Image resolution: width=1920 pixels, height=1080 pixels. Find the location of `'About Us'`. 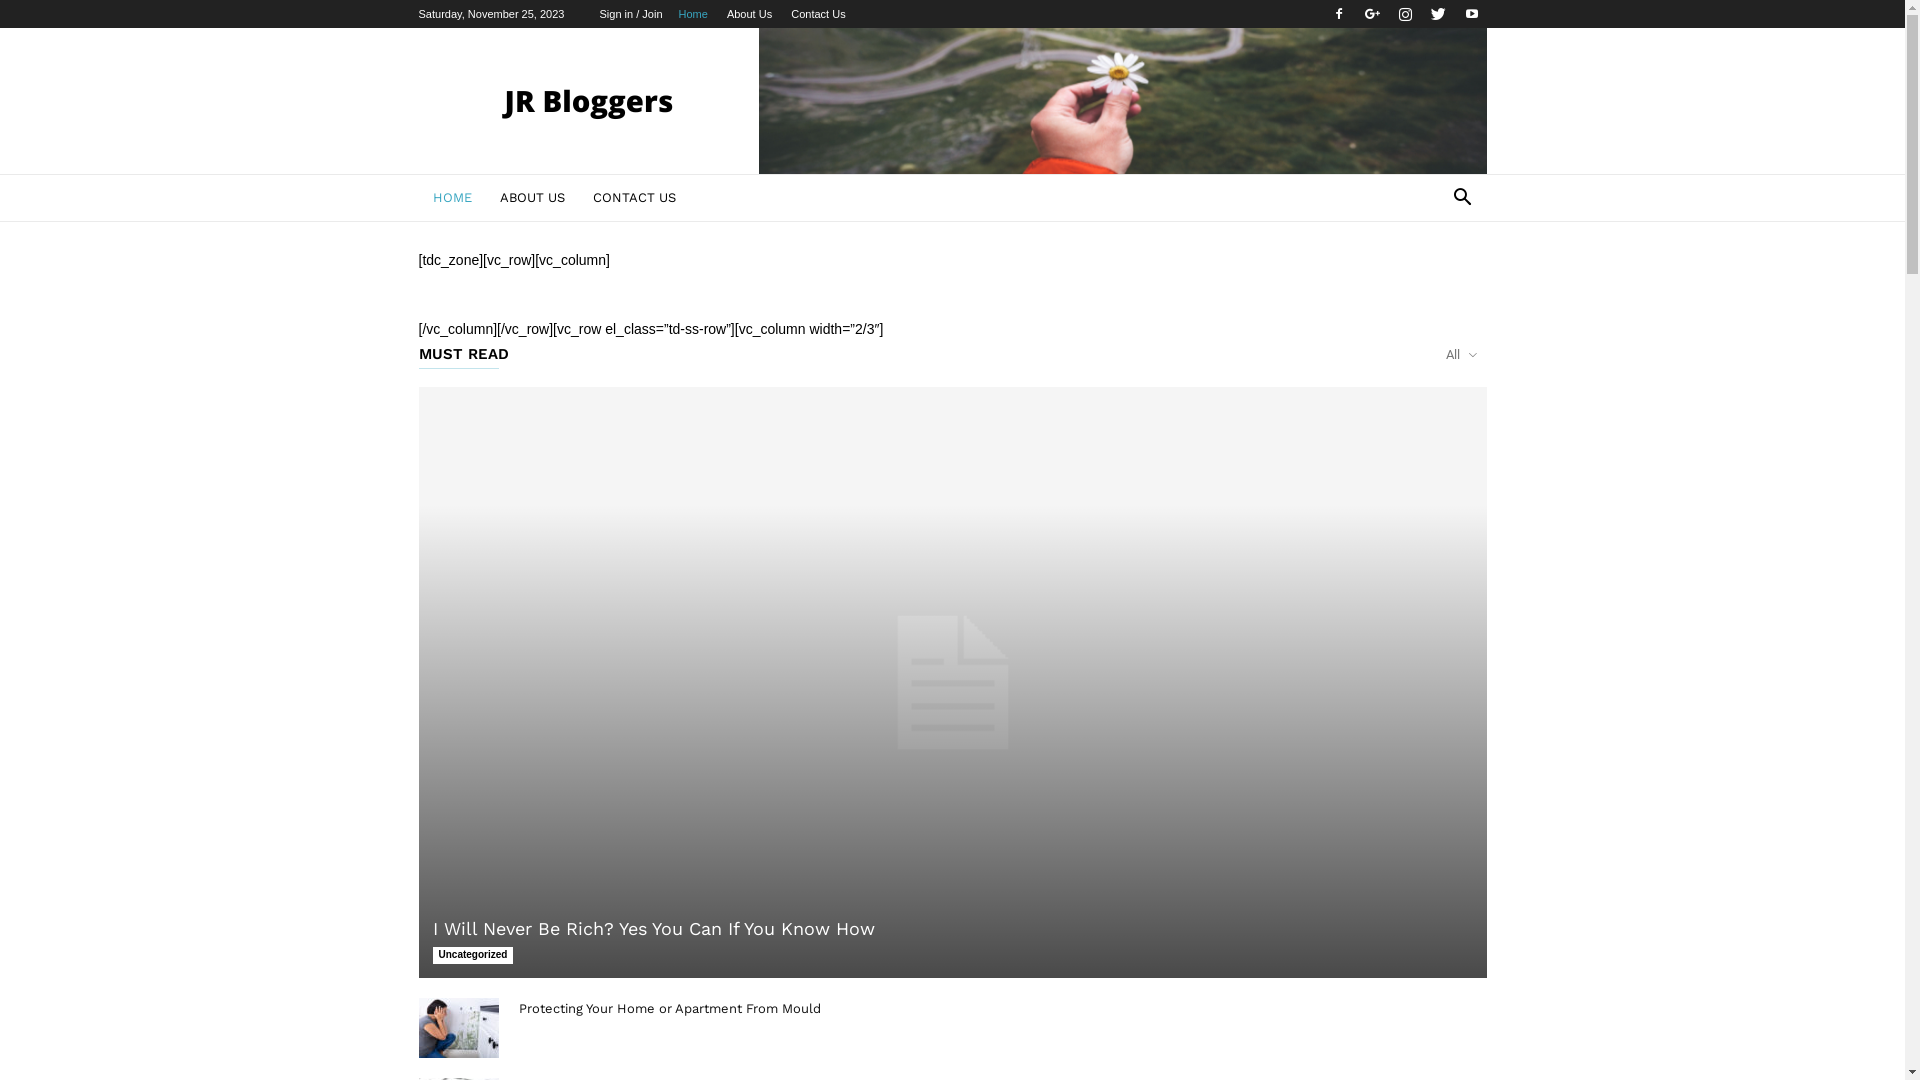

'About Us' is located at coordinates (748, 14).